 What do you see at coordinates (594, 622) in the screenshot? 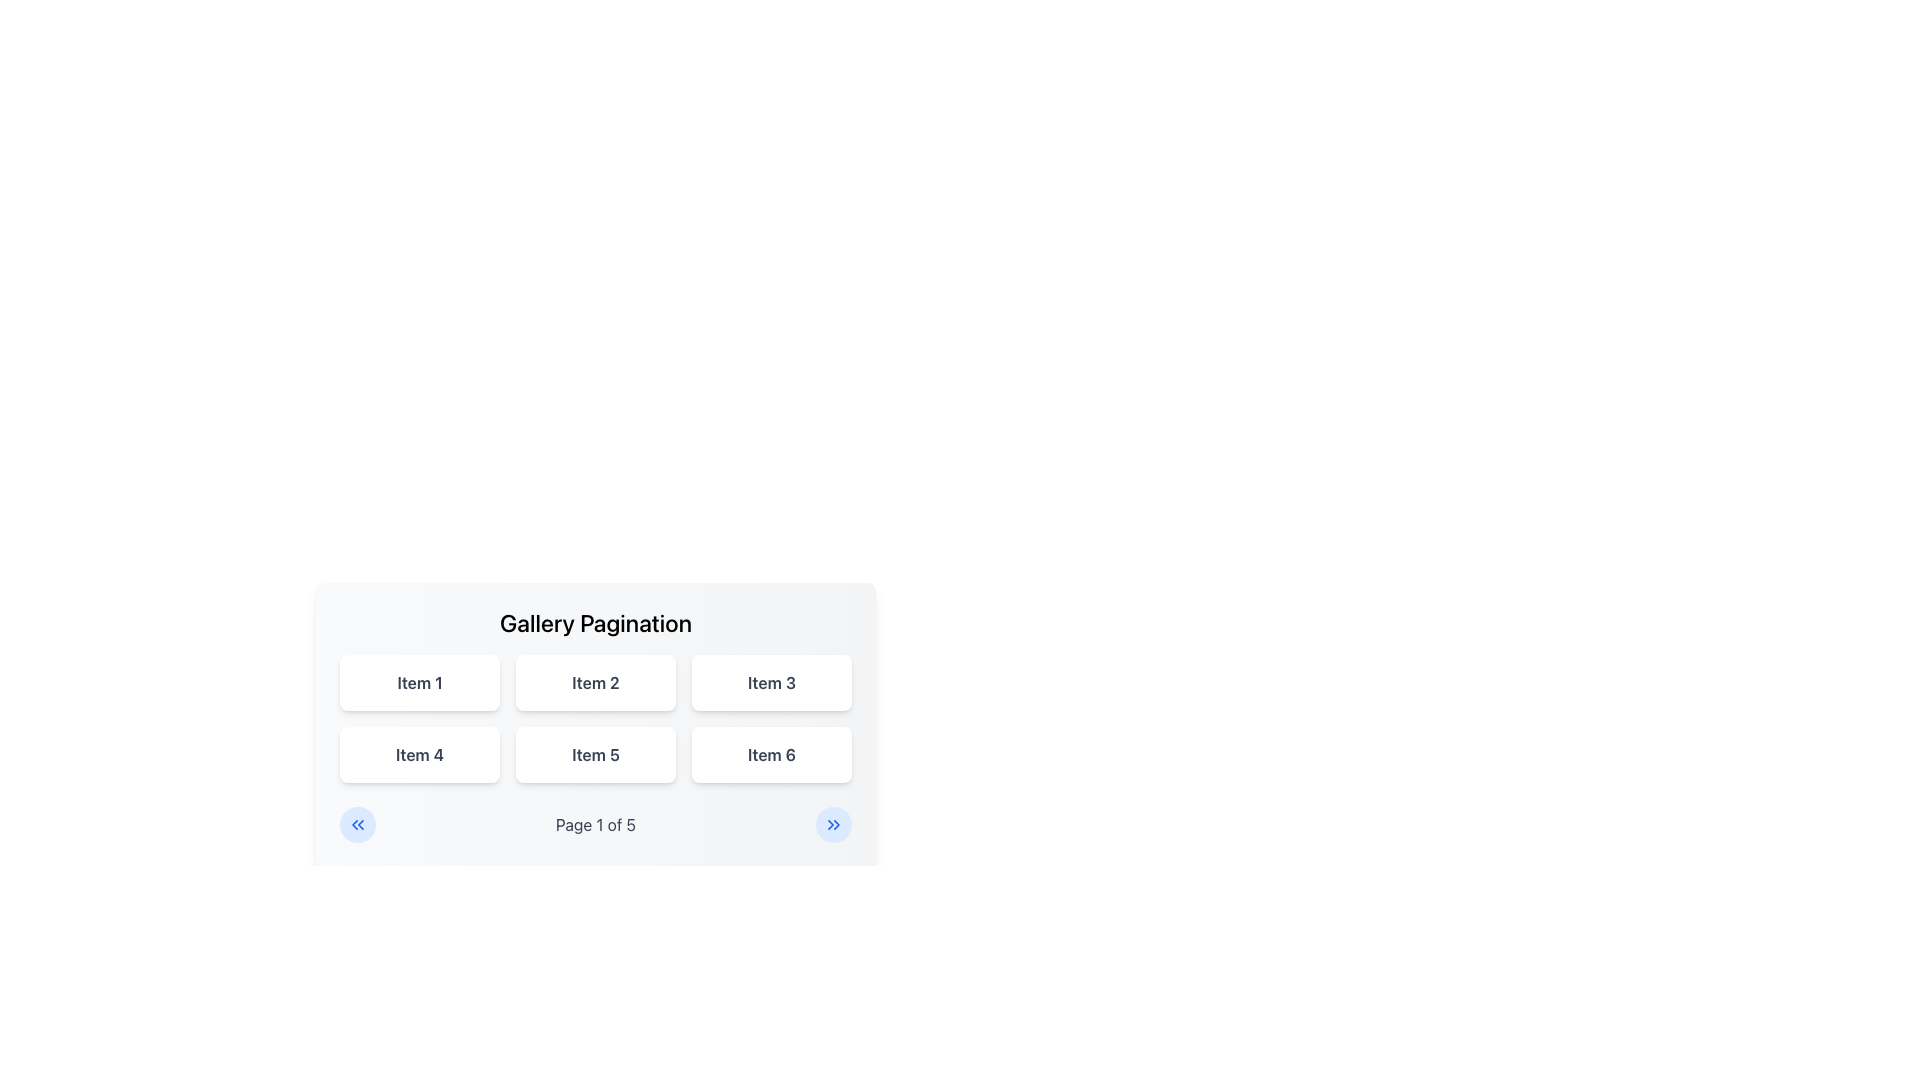
I see `the 'Gallery Pagination' text label, which is a bold, black text element centered at the top of the pagination controls for the gallery` at bounding box center [594, 622].